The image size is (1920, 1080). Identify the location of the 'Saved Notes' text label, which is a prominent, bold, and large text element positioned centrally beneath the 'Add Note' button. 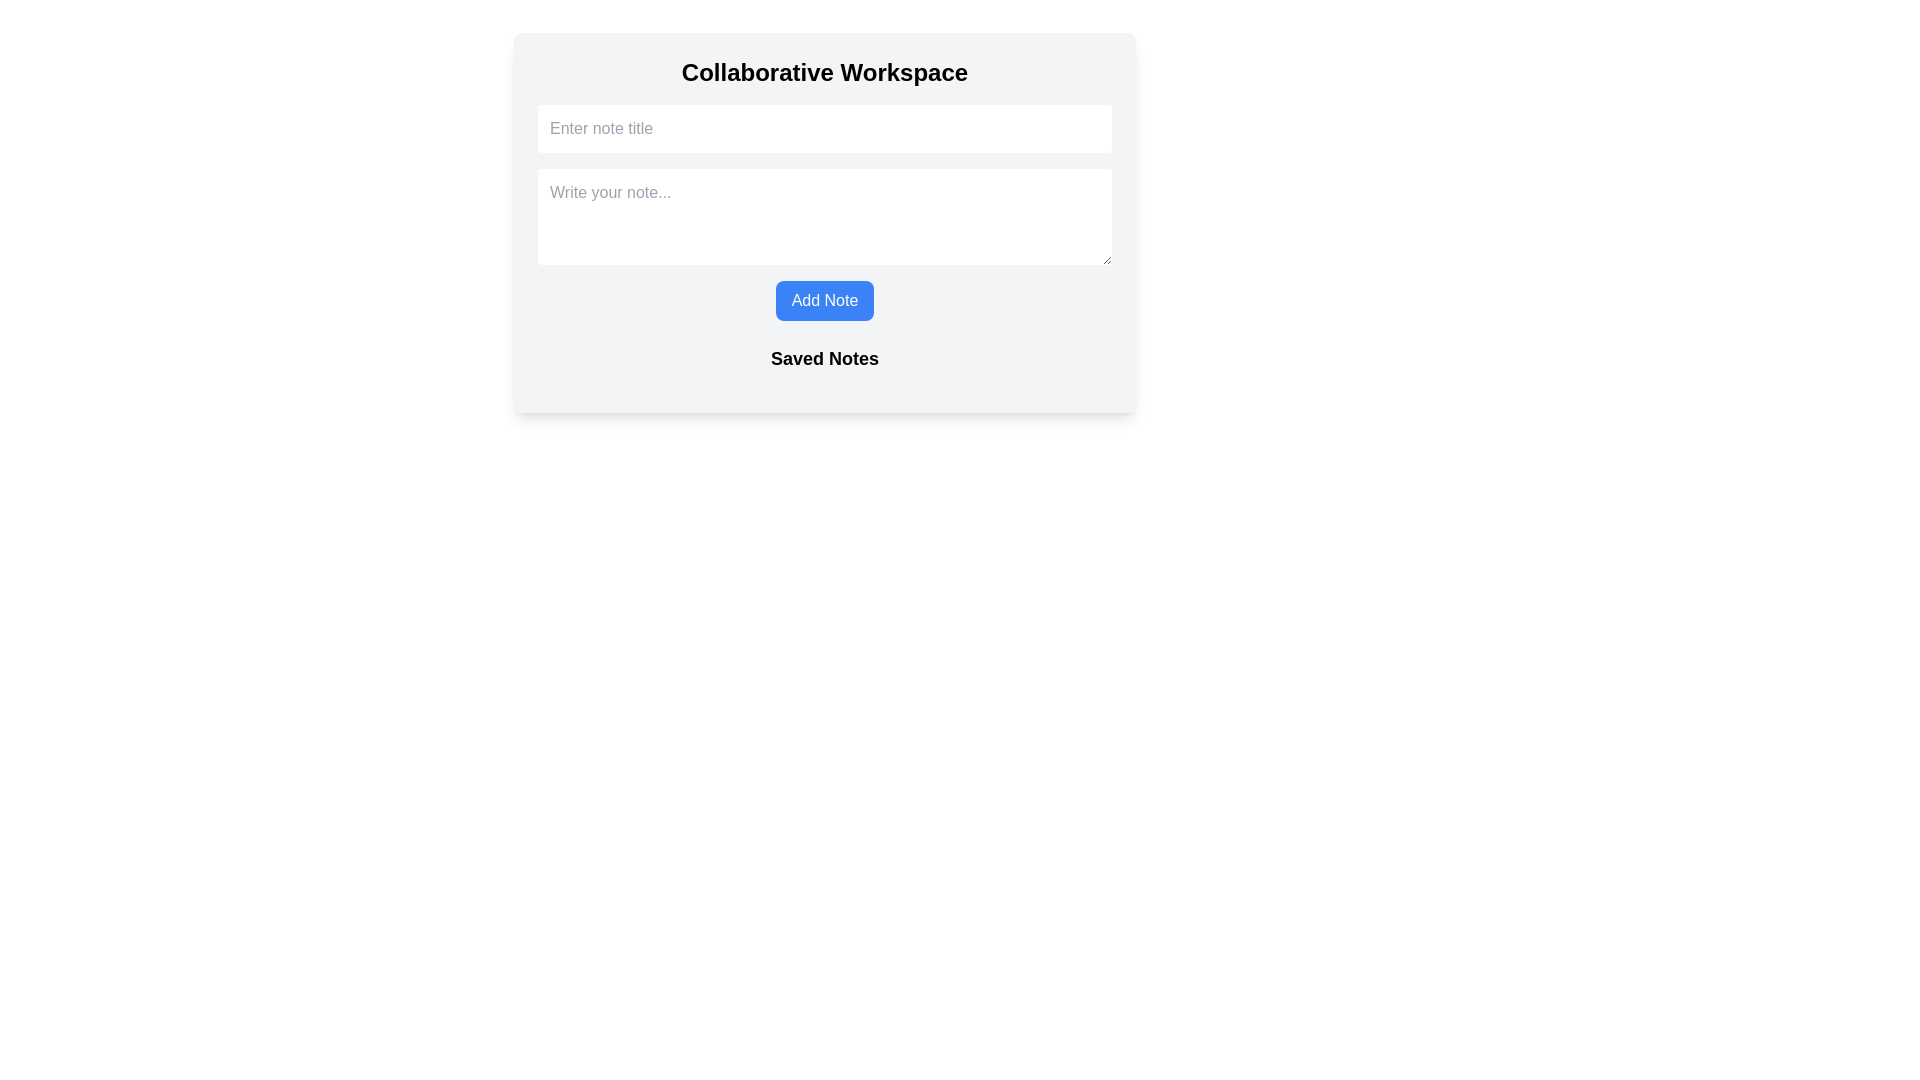
(825, 357).